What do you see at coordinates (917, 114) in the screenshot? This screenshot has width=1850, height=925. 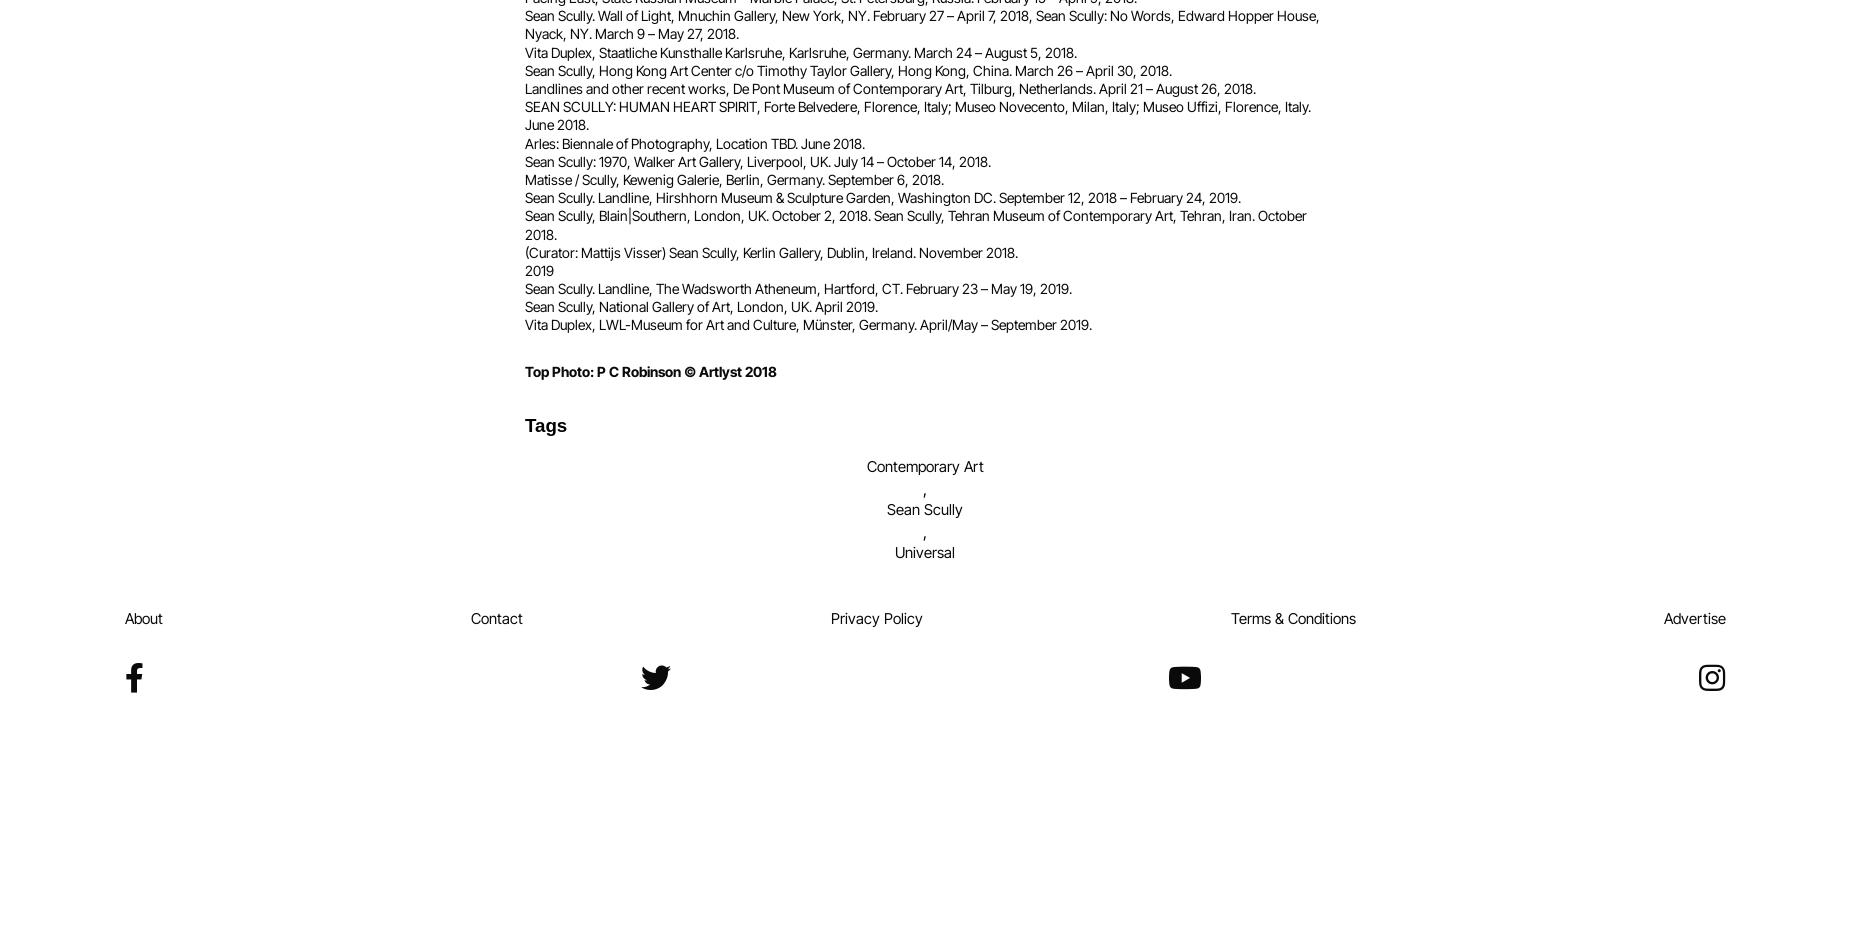 I see `'SEAN SCULLY: HUMAN HEART SPIRIT, Forte Belvedere, Florence, Italy; Museo Novecento, Milan, Italy; Museo Uffizi, Florence, Italy. June 2018.'` at bounding box center [917, 114].